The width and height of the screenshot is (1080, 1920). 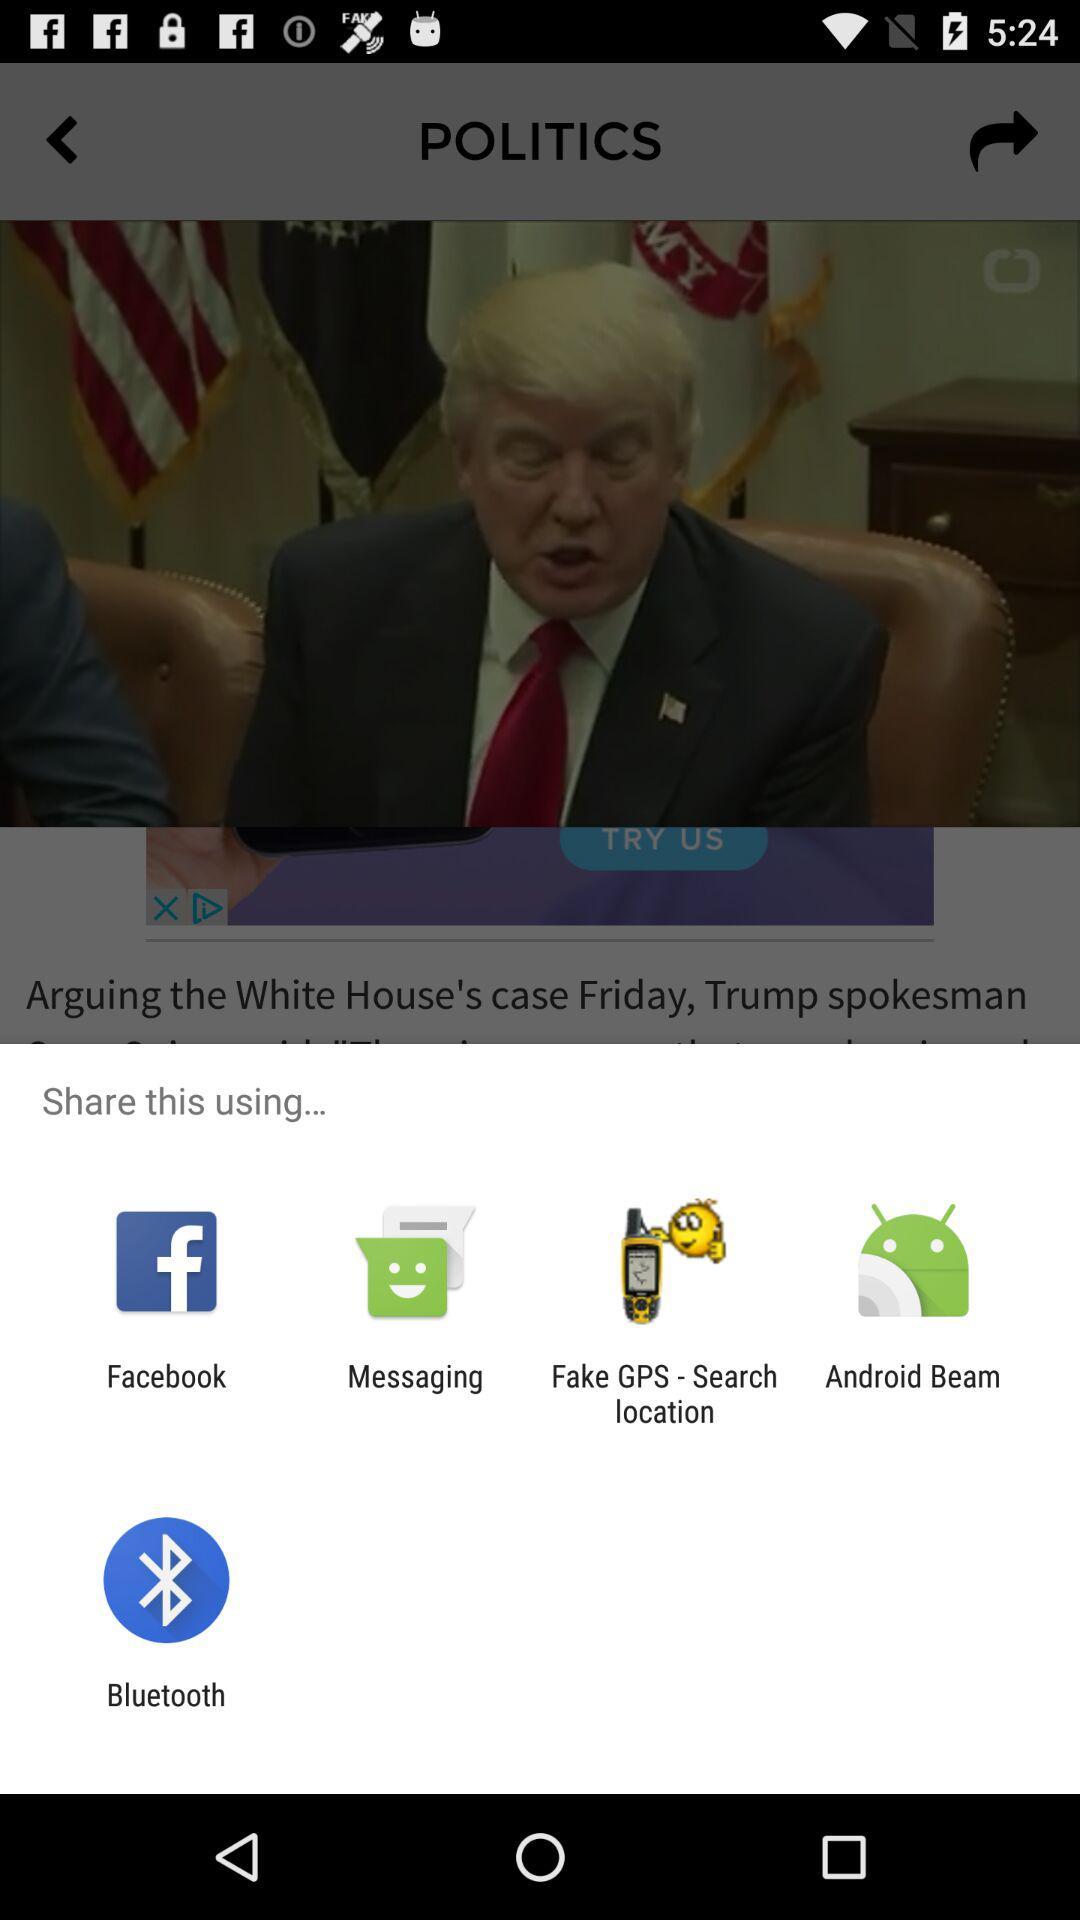 What do you see at coordinates (913, 1392) in the screenshot?
I see `android beam item` at bounding box center [913, 1392].